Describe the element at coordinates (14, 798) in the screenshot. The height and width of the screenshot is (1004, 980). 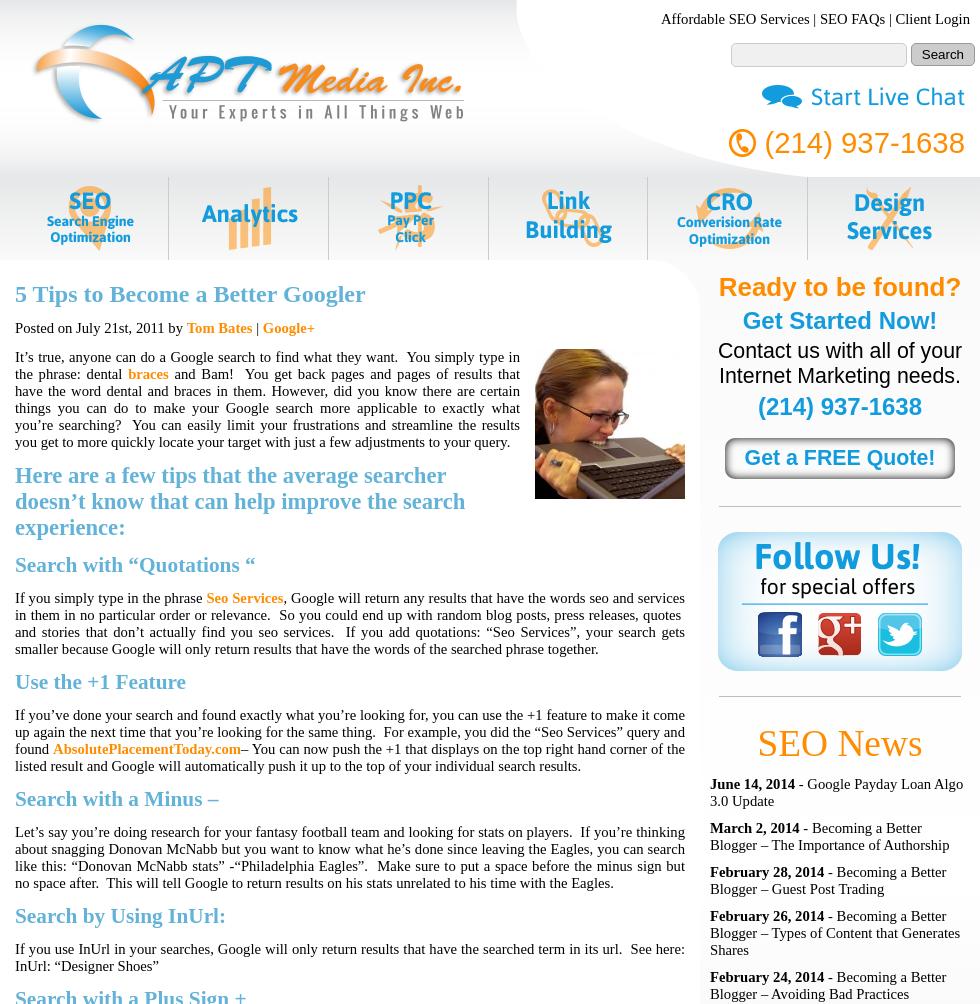
I see `'Search with a Minus –'` at that location.